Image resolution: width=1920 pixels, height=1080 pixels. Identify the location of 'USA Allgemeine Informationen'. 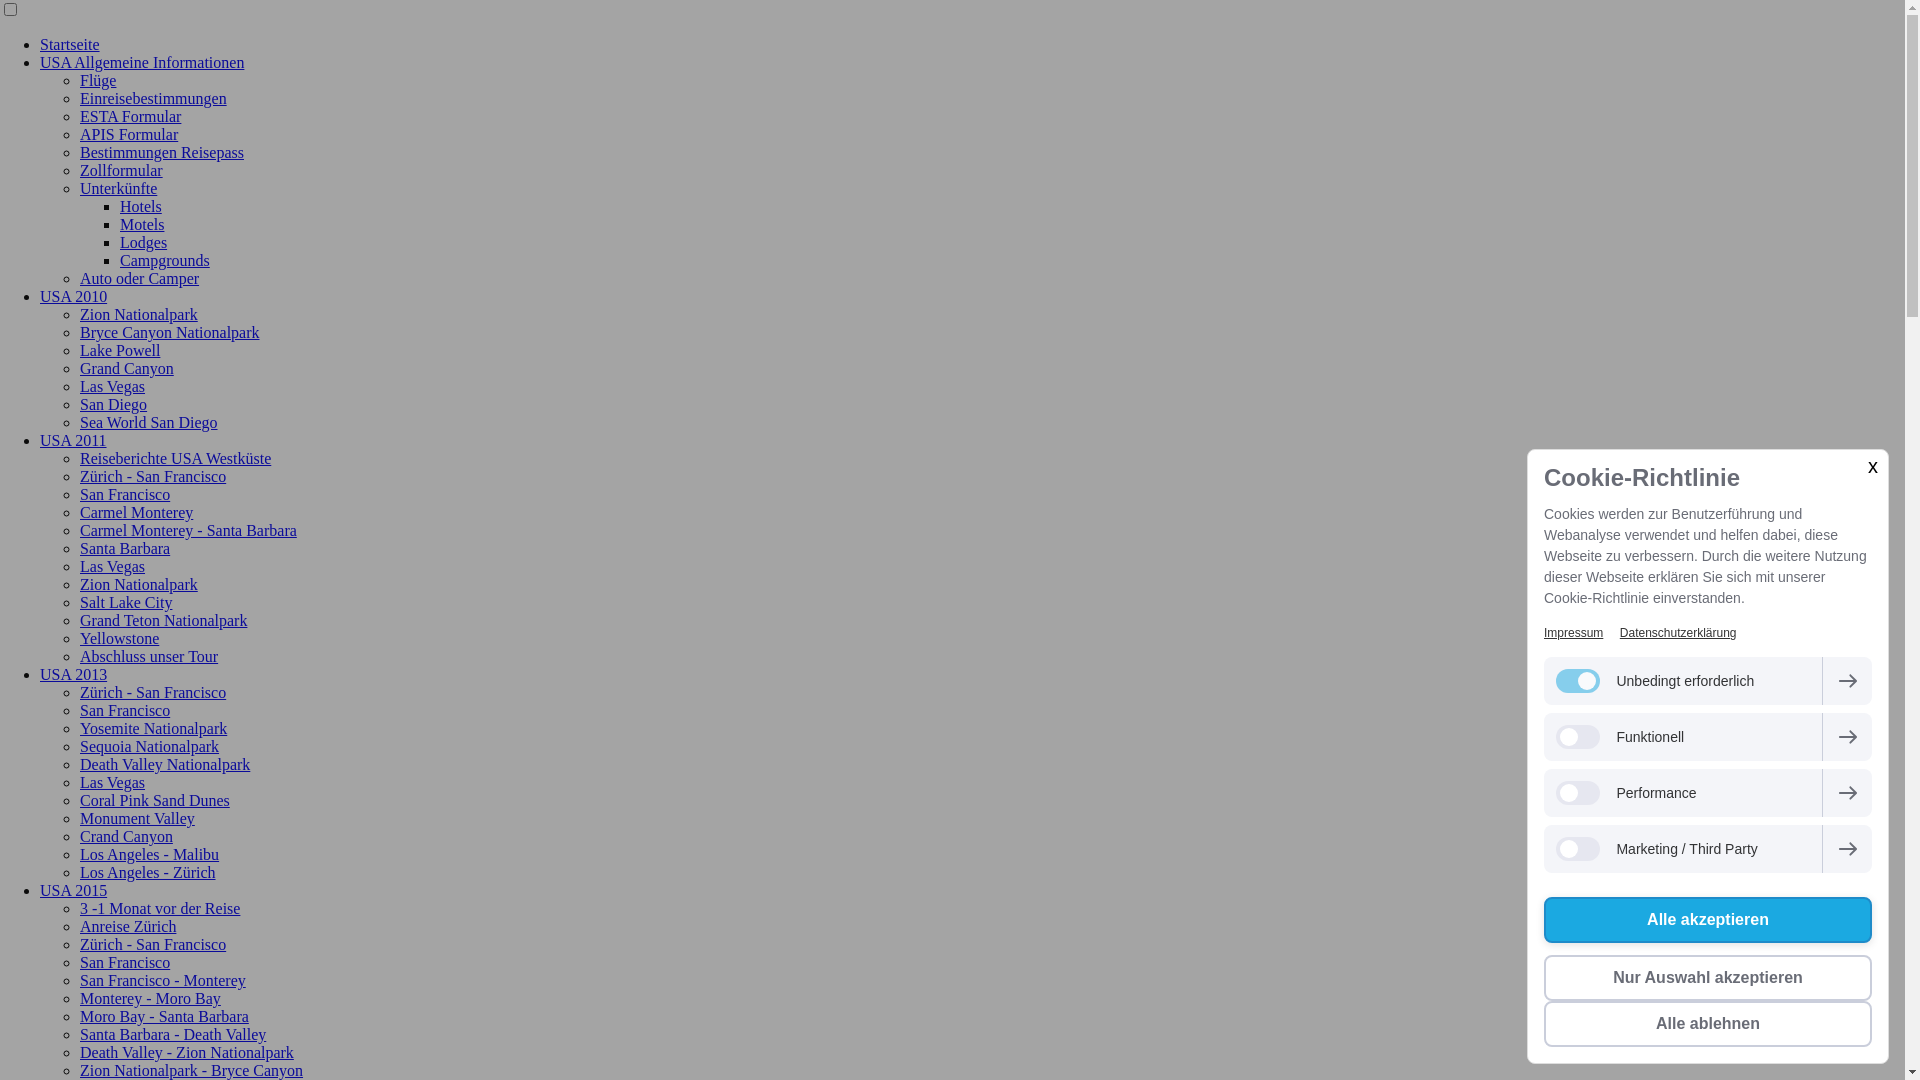
(39, 61).